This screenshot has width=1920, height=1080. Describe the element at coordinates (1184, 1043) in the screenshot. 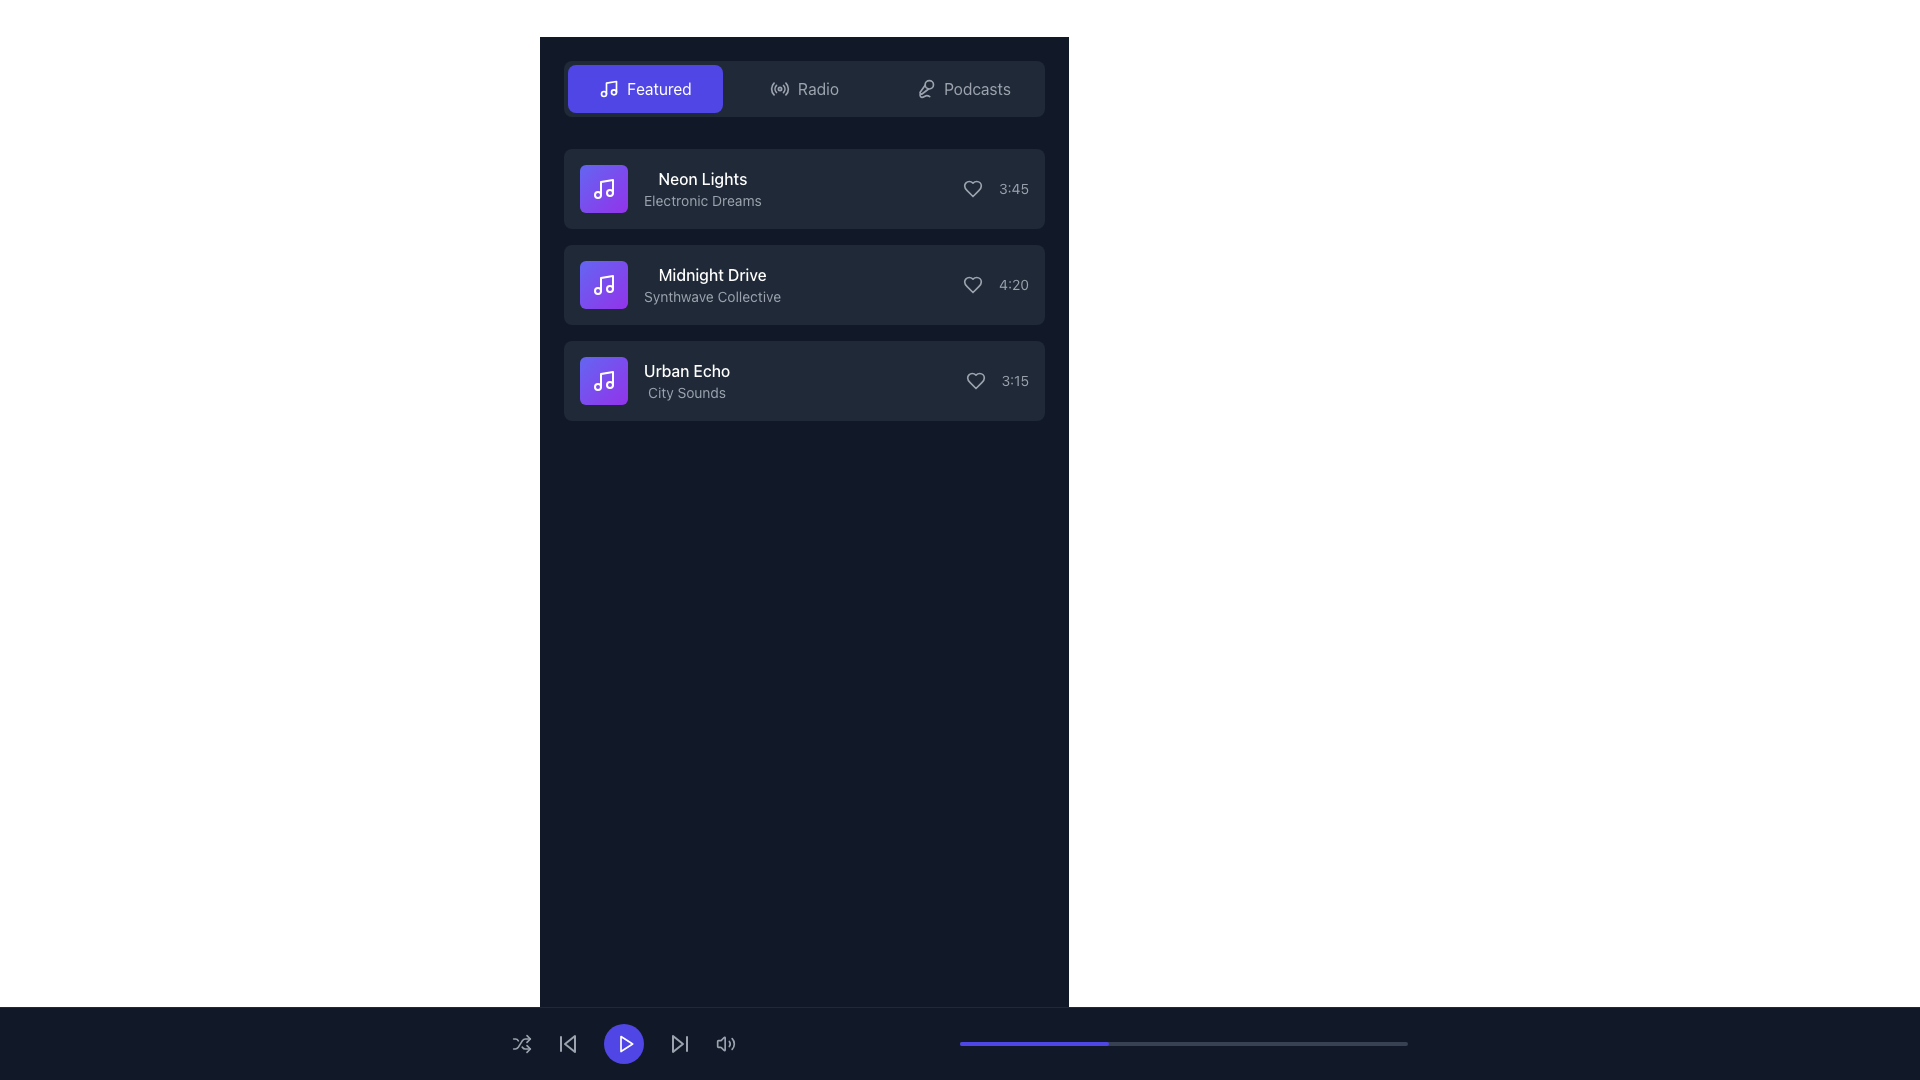

I see `the horizontal progress bar located at the bottom of the interface, characterized by its dark gray background and rounded edges` at that location.